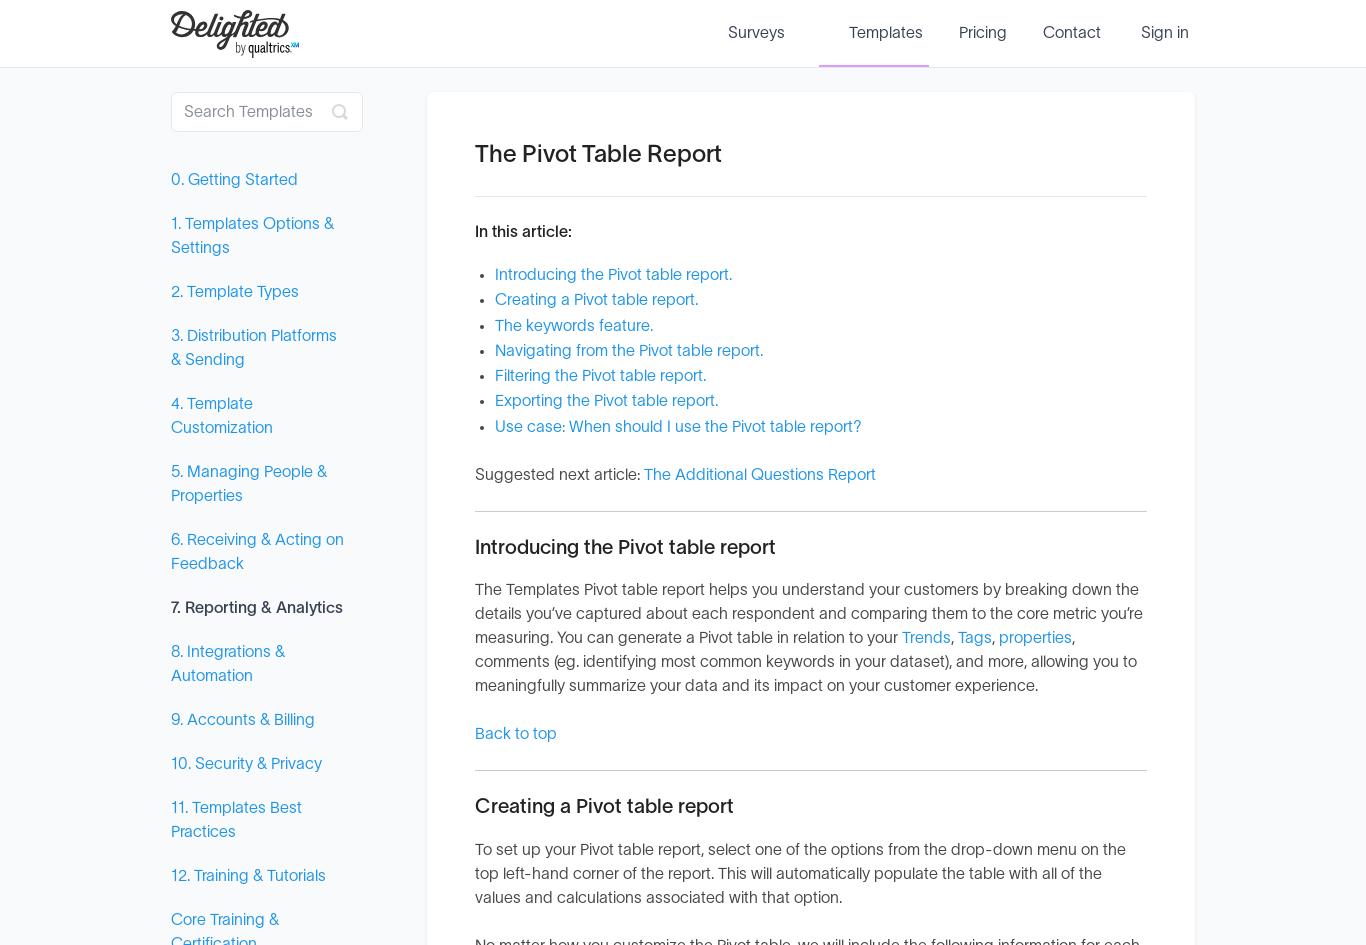  What do you see at coordinates (249, 483) in the screenshot?
I see `'5. Managing People & Properties'` at bounding box center [249, 483].